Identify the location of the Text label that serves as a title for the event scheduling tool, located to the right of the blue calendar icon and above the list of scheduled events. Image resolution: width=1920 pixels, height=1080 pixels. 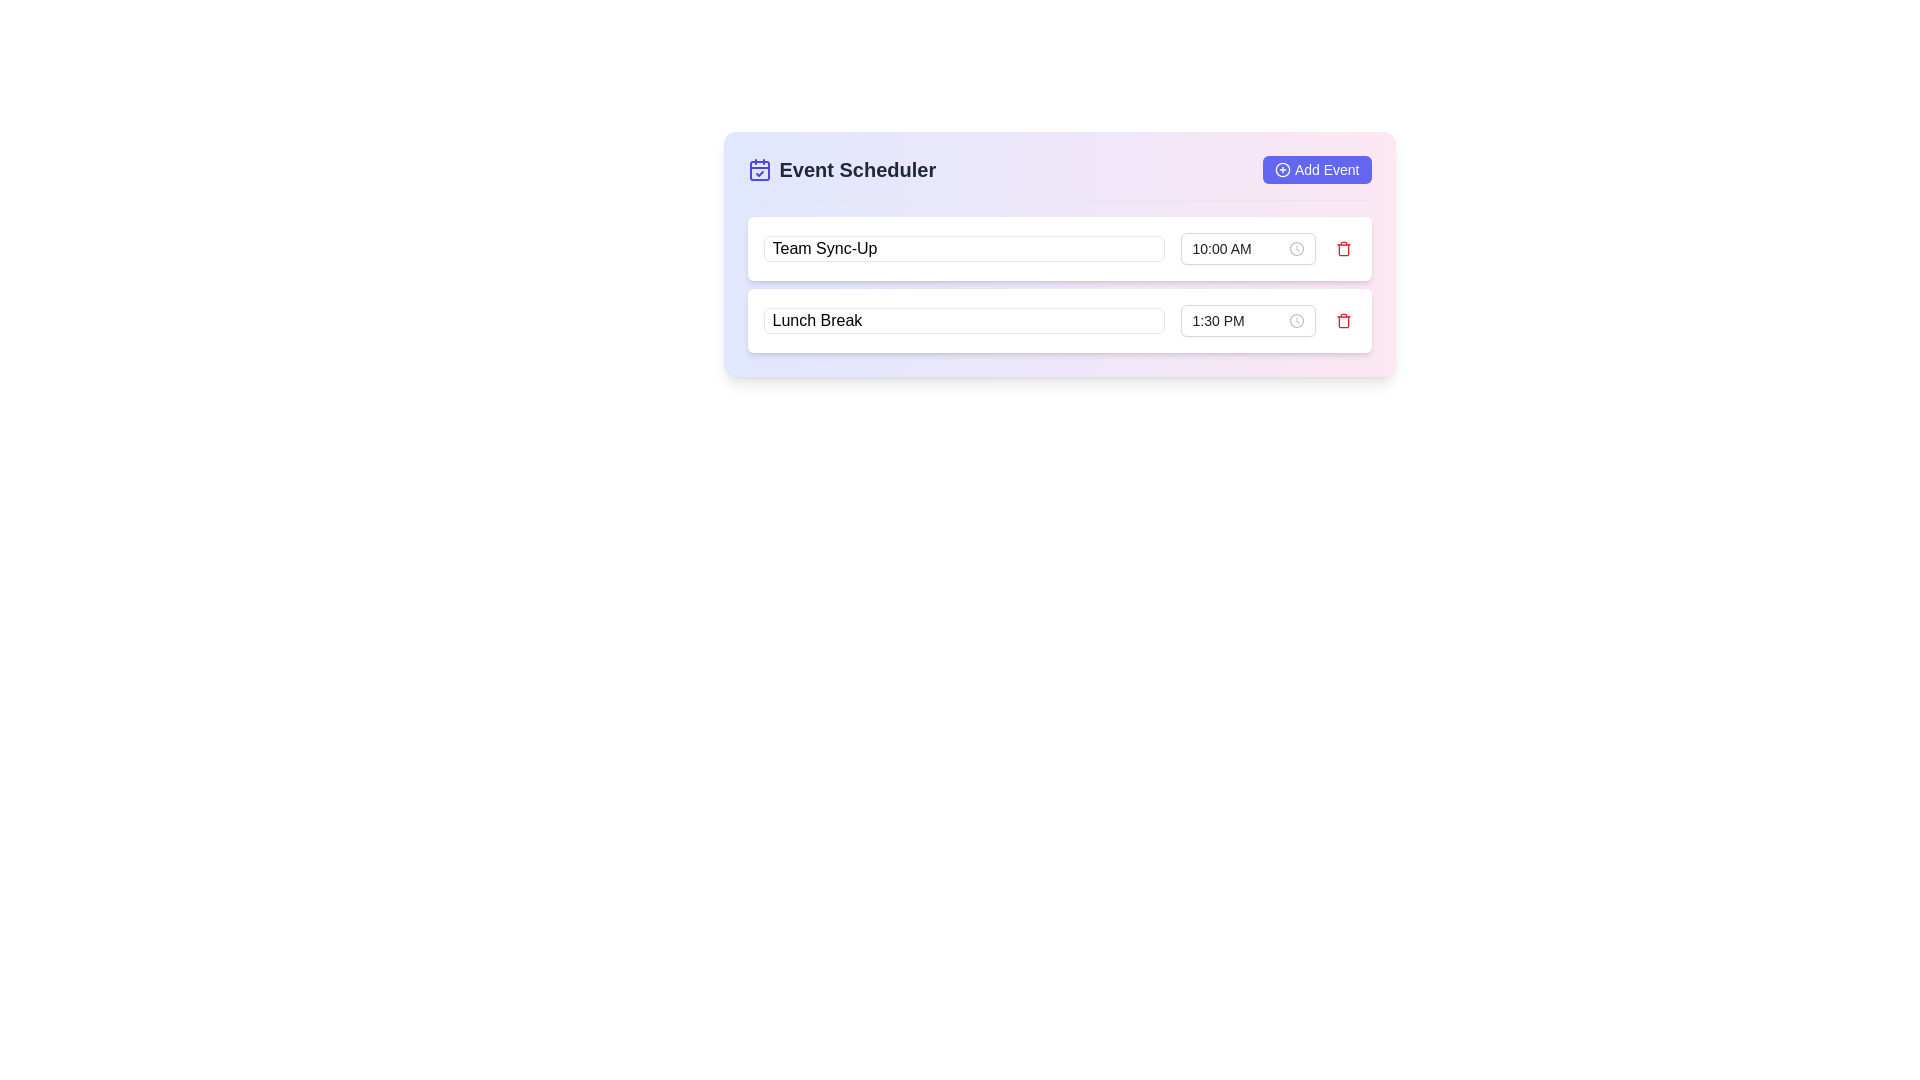
(857, 168).